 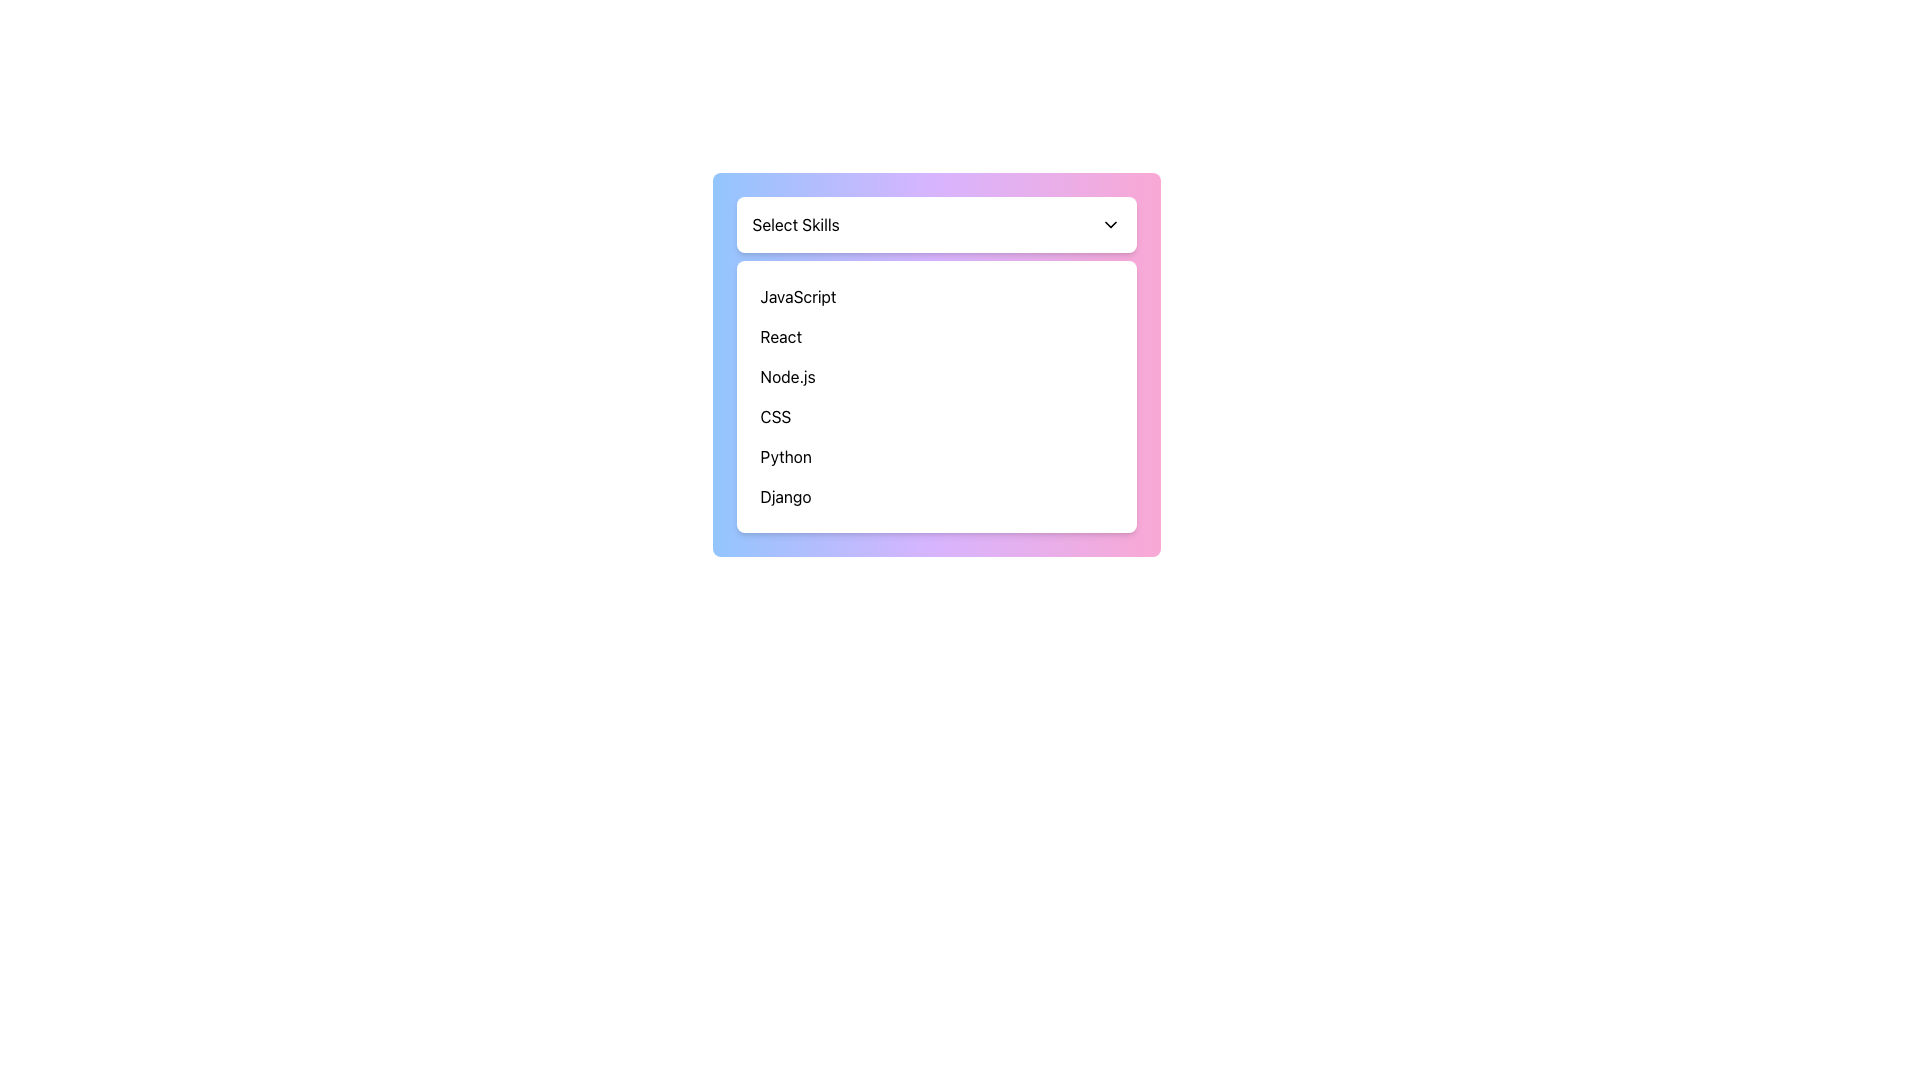 I want to click on the 'JavaScript' option from the dropdown list by clicking on the first item displayed in the list, which is centrally aligned within the dropdown component, so click(x=935, y=297).